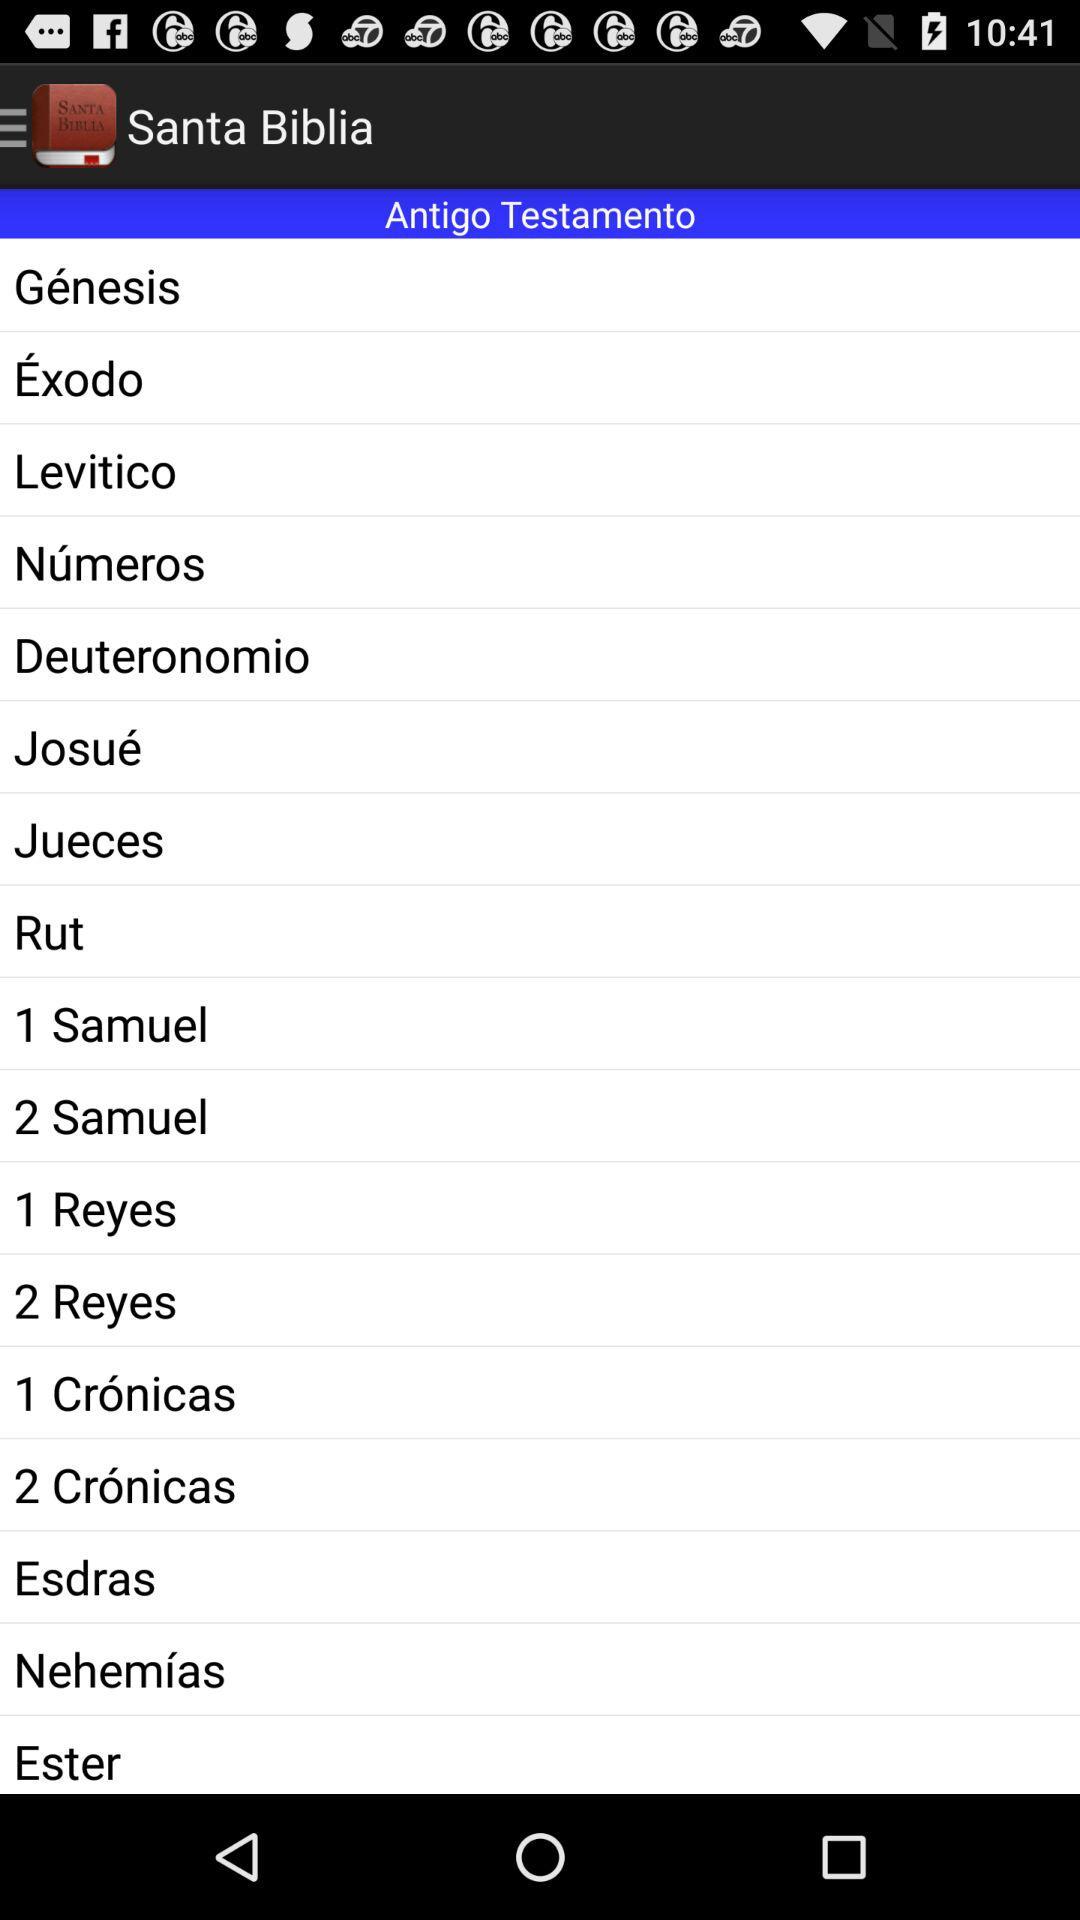  Describe the element at coordinates (540, 468) in the screenshot. I see `the levitico` at that location.